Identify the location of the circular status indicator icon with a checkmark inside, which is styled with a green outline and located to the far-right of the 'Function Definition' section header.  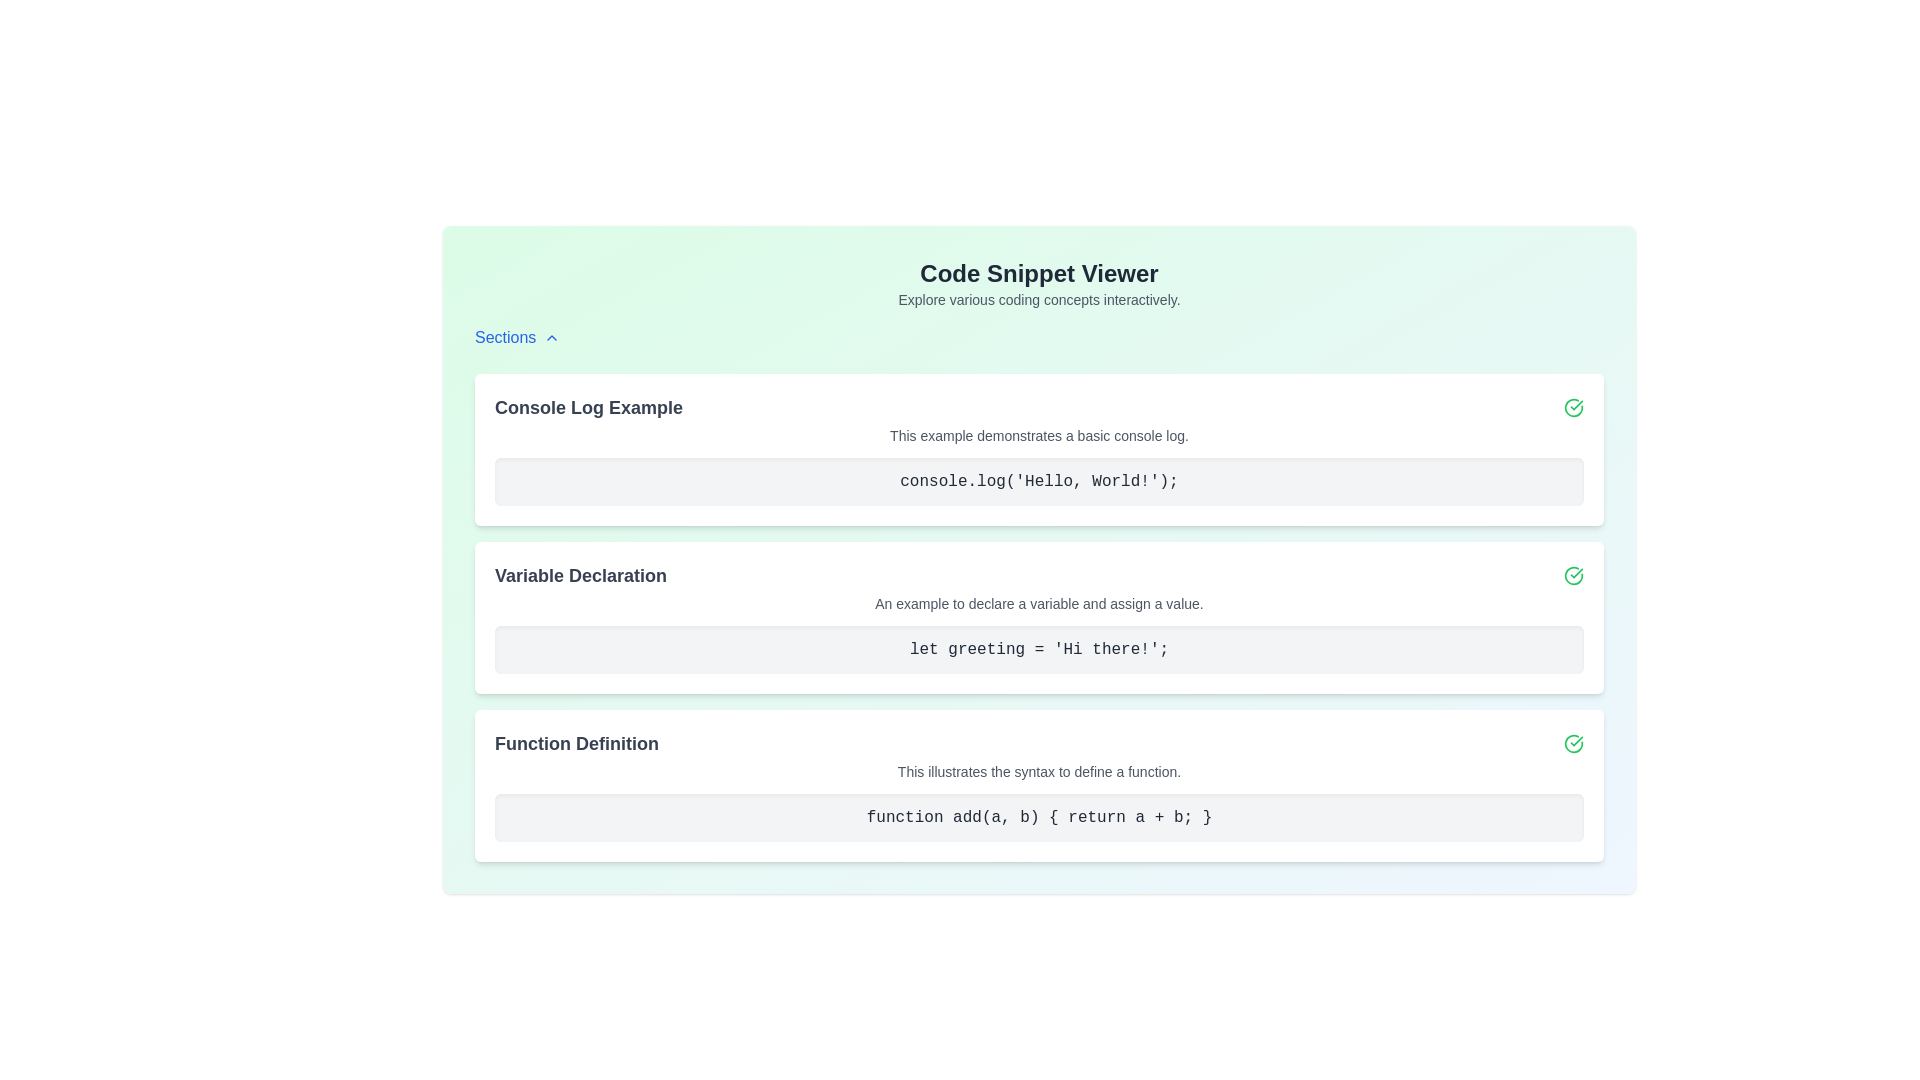
(1573, 744).